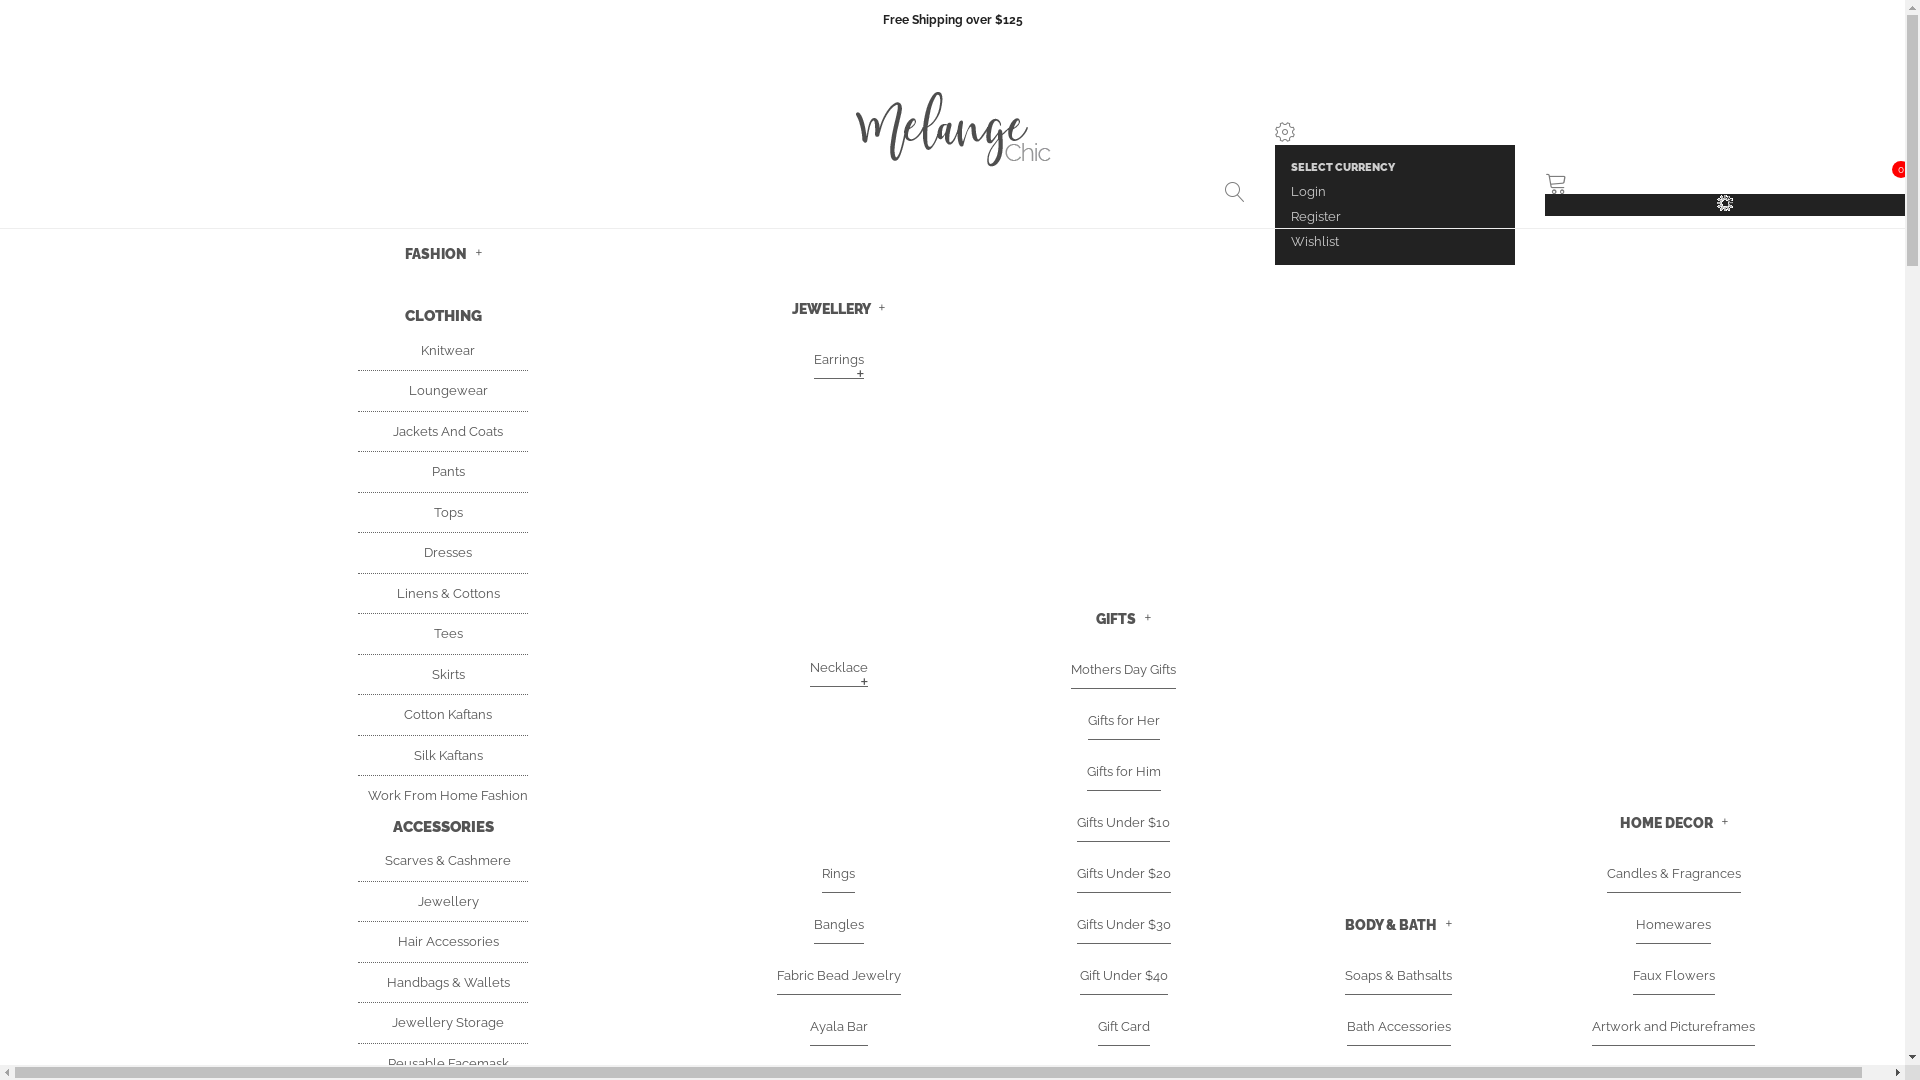 This screenshot has width=1920, height=1080. Describe the element at coordinates (1673, 873) in the screenshot. I see `'Candles & Fragrances'` at that location.